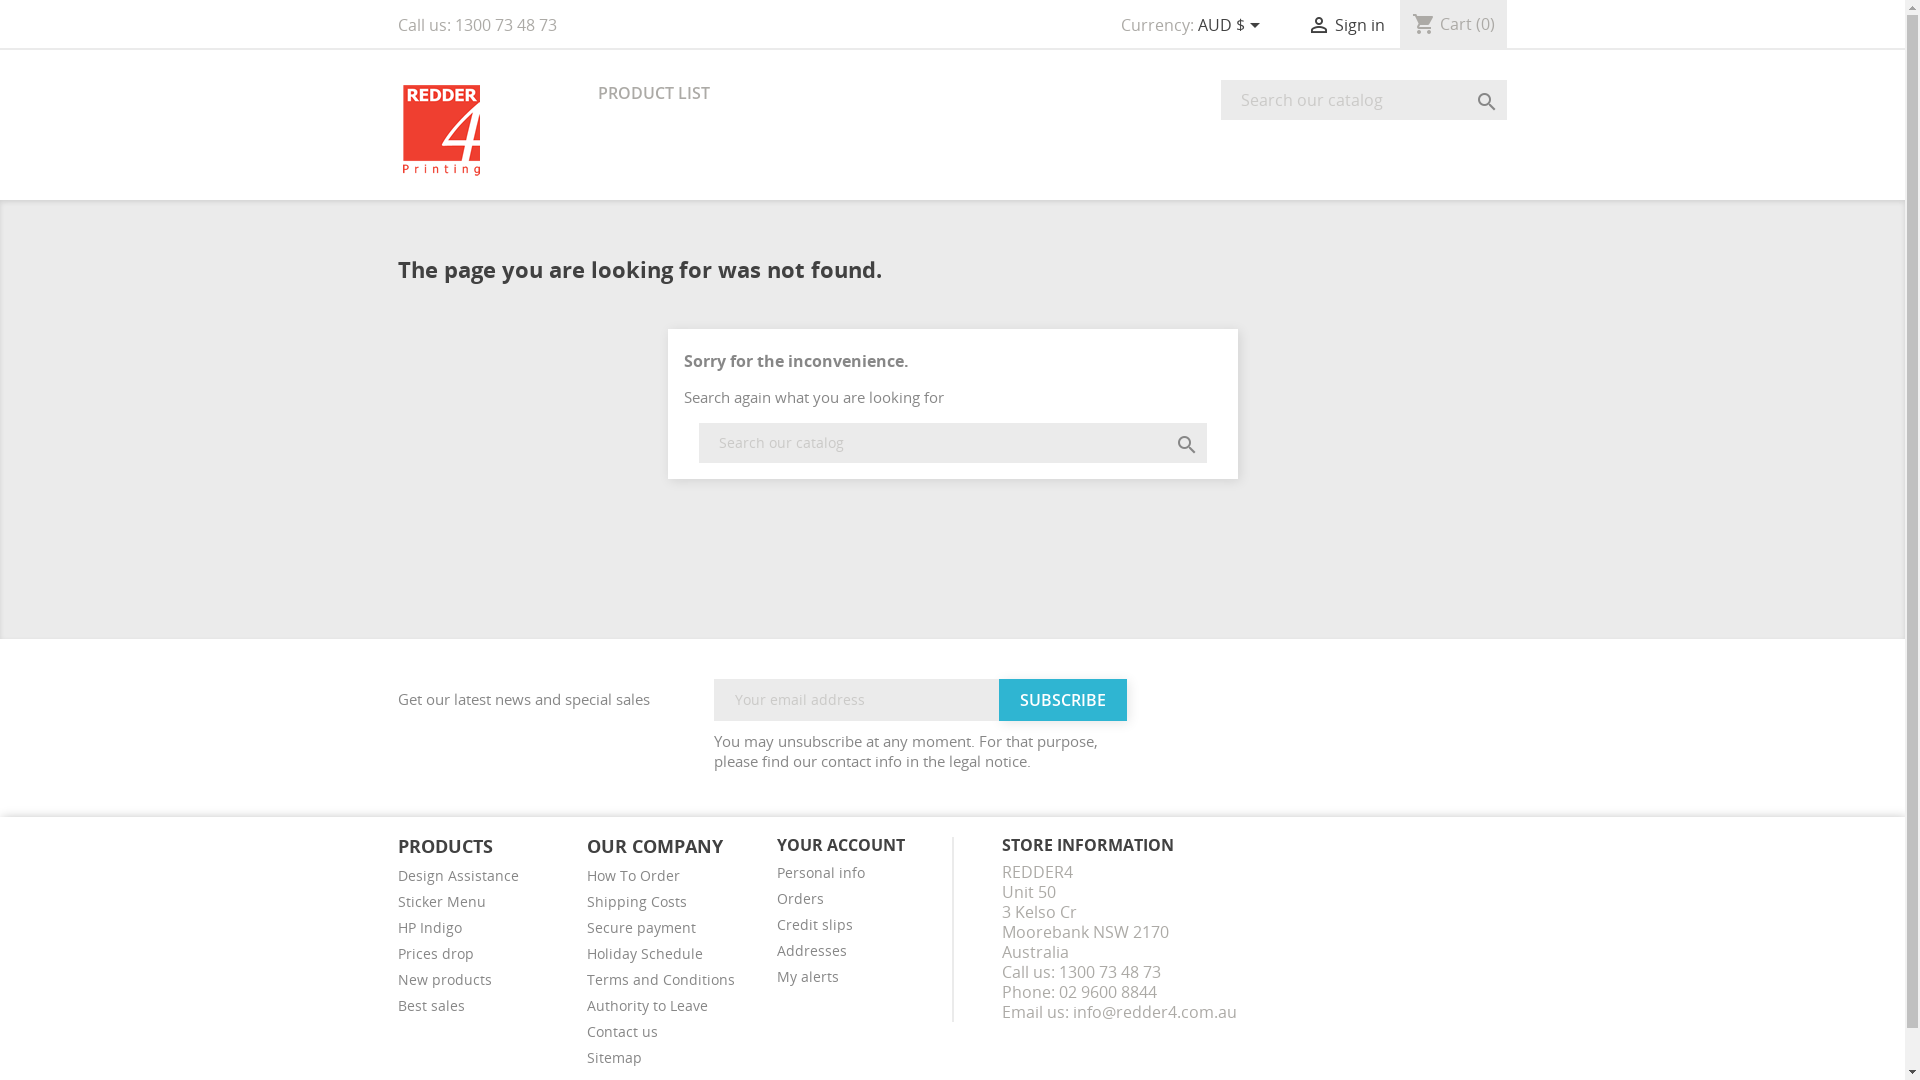 This screenshot has height=1080, width=1920. What do you see at coordinates (632, 874) in the screenshot?
I see `'How To Order'` at bounding box center [632, 874].